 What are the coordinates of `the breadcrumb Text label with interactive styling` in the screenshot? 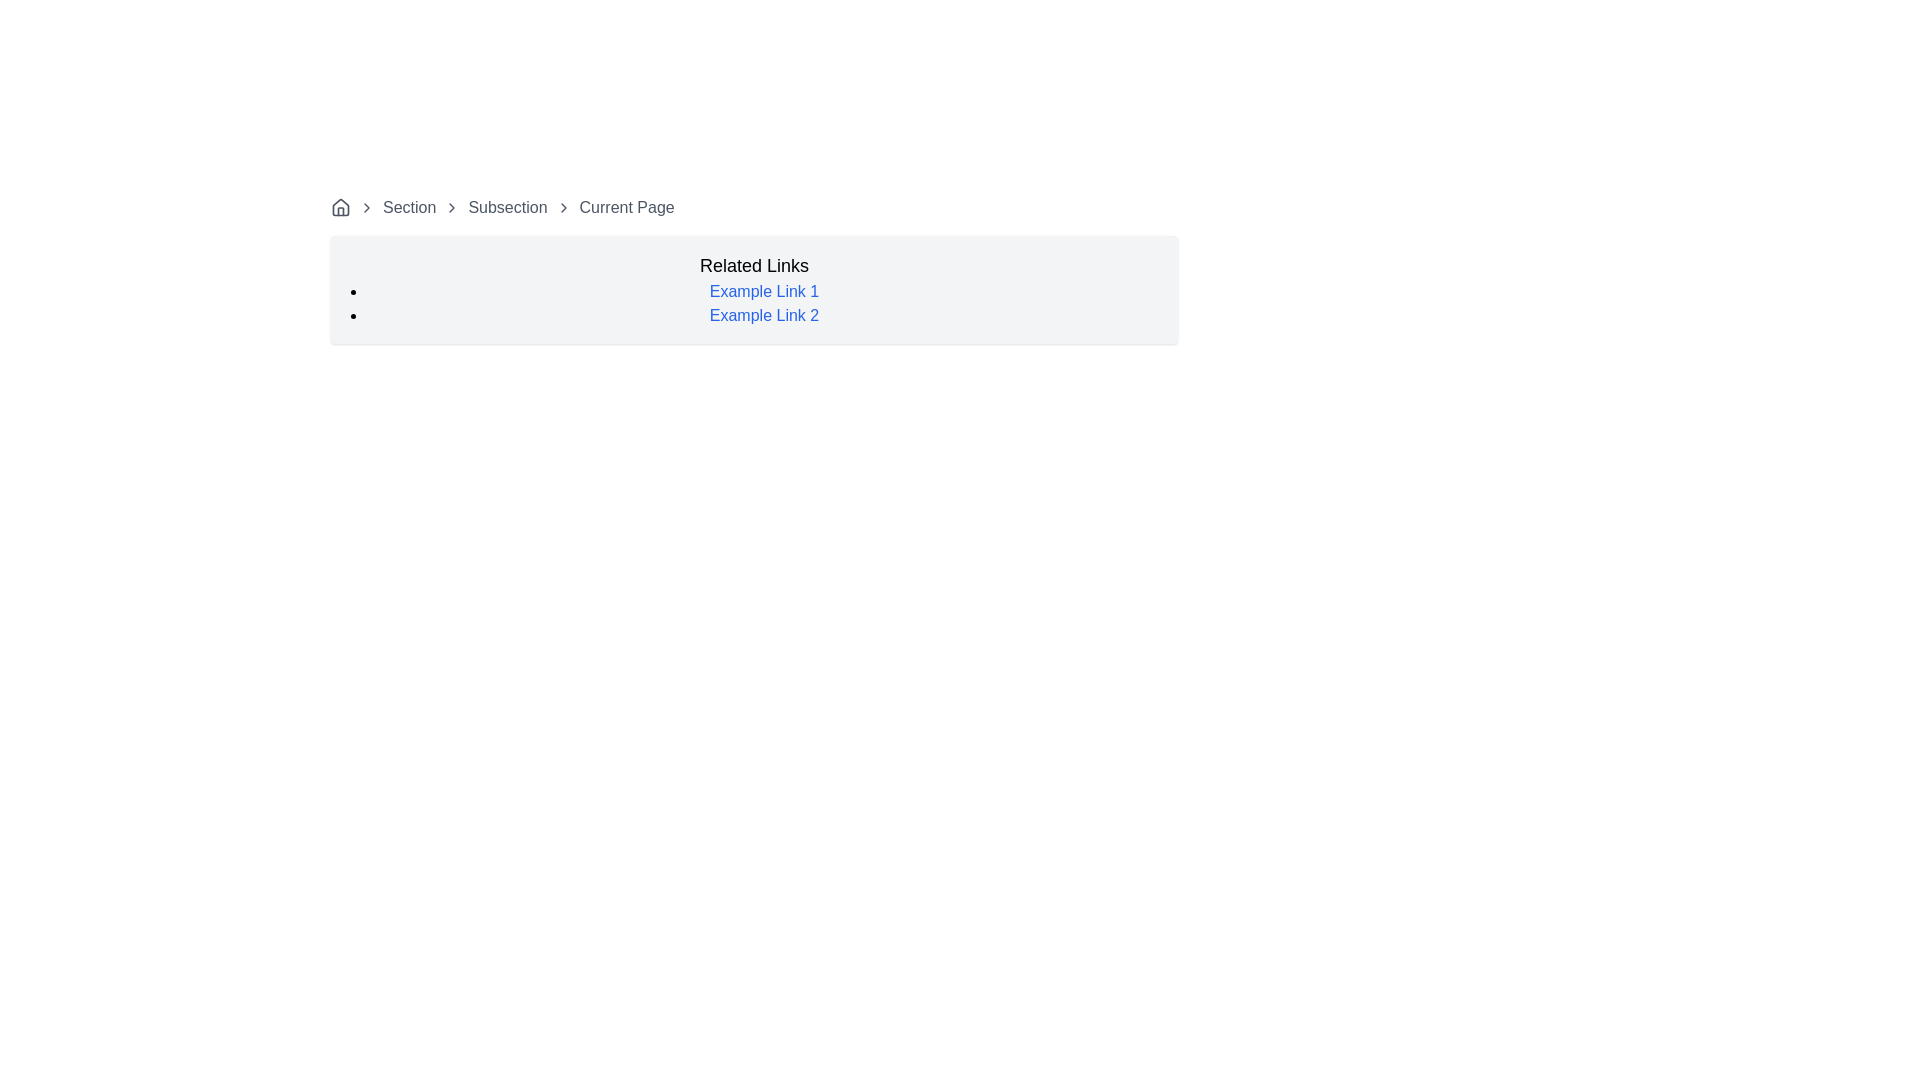 It's located at (408, 208).